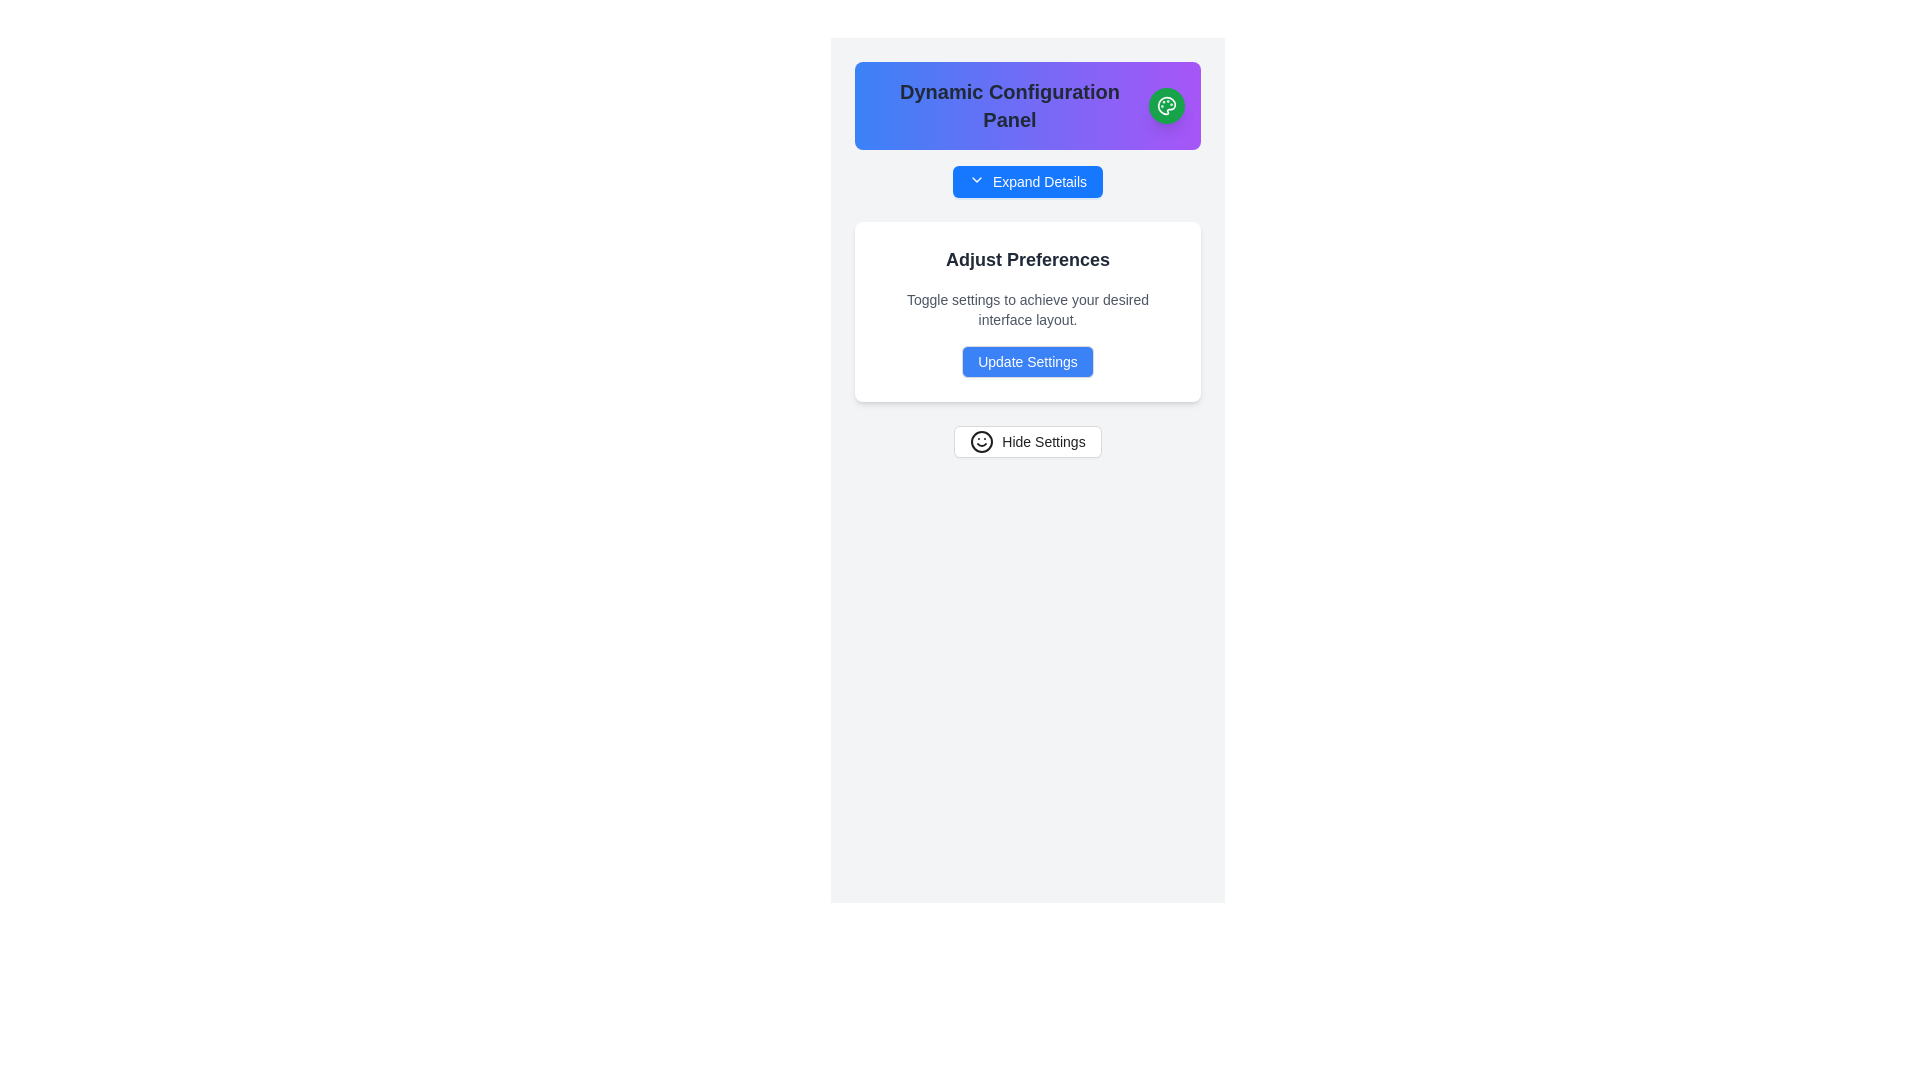 This screenshot has width=1920, height=1080. Describe the element at coordinates (1166, 105) in the screenshot. I see `the circular icon resembling a palette with a green background and white strokes, located at the upper-right corner of the 'Dynamic Configuration Panel'` at that location.